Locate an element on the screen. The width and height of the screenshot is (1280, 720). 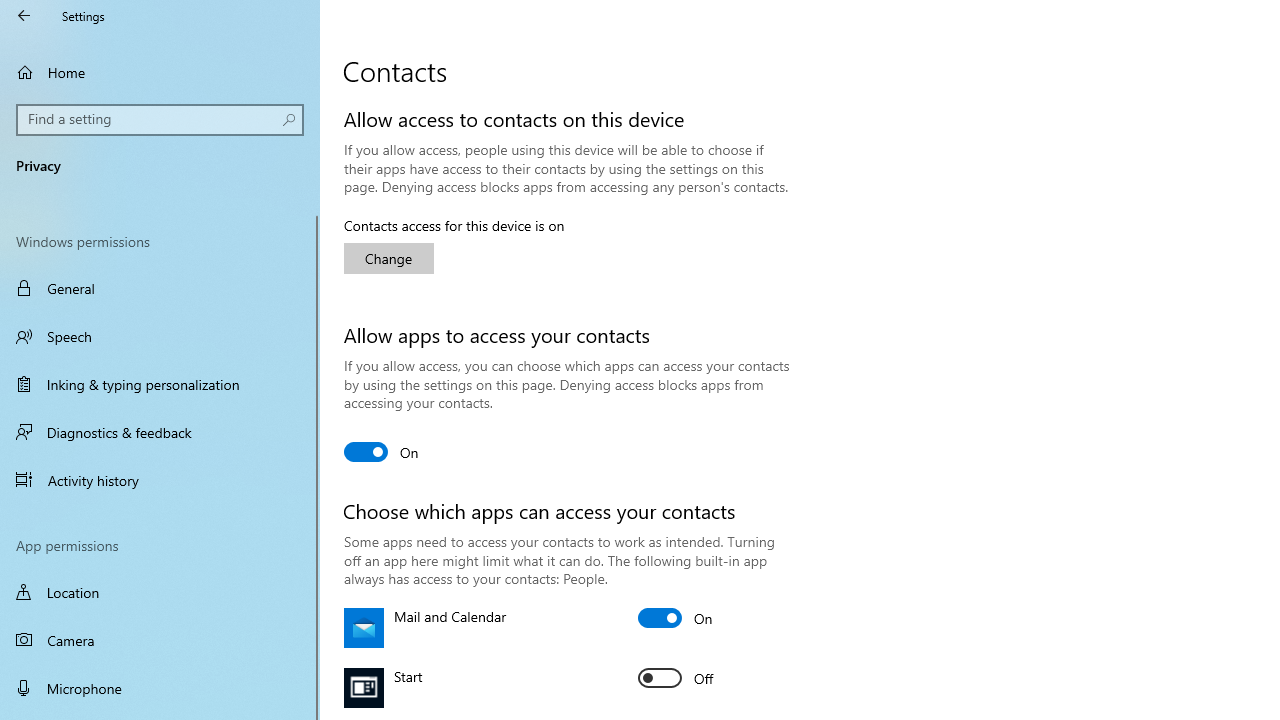
'Microphone' is located at coordinates (160, 686).